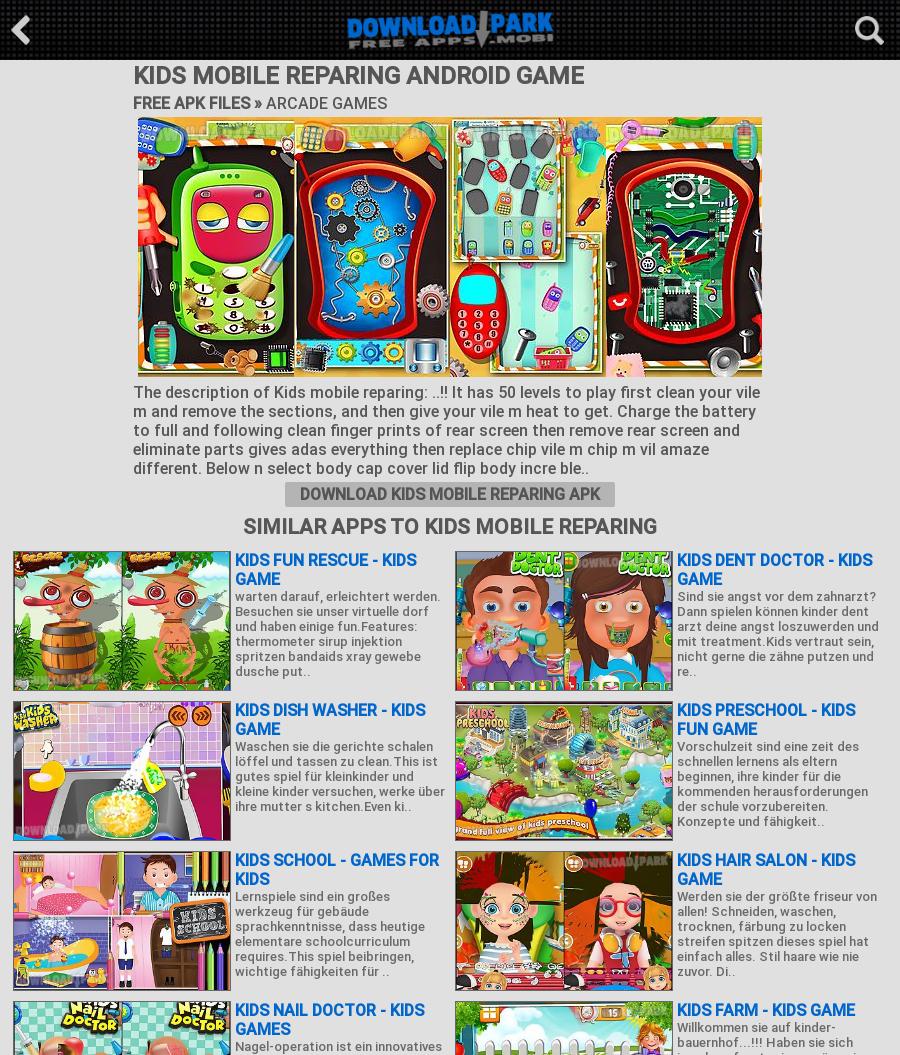 The width and height of the screenshot is (900, 1055). I want to click on 'Waschen sie die gerichte schalen löffel und tassen zu clean.This ist gutes spiel für kleinkinder und kleine kinder versuchen, werke über ihre mutter s kitchen.Even ki..', so click(340, 775).